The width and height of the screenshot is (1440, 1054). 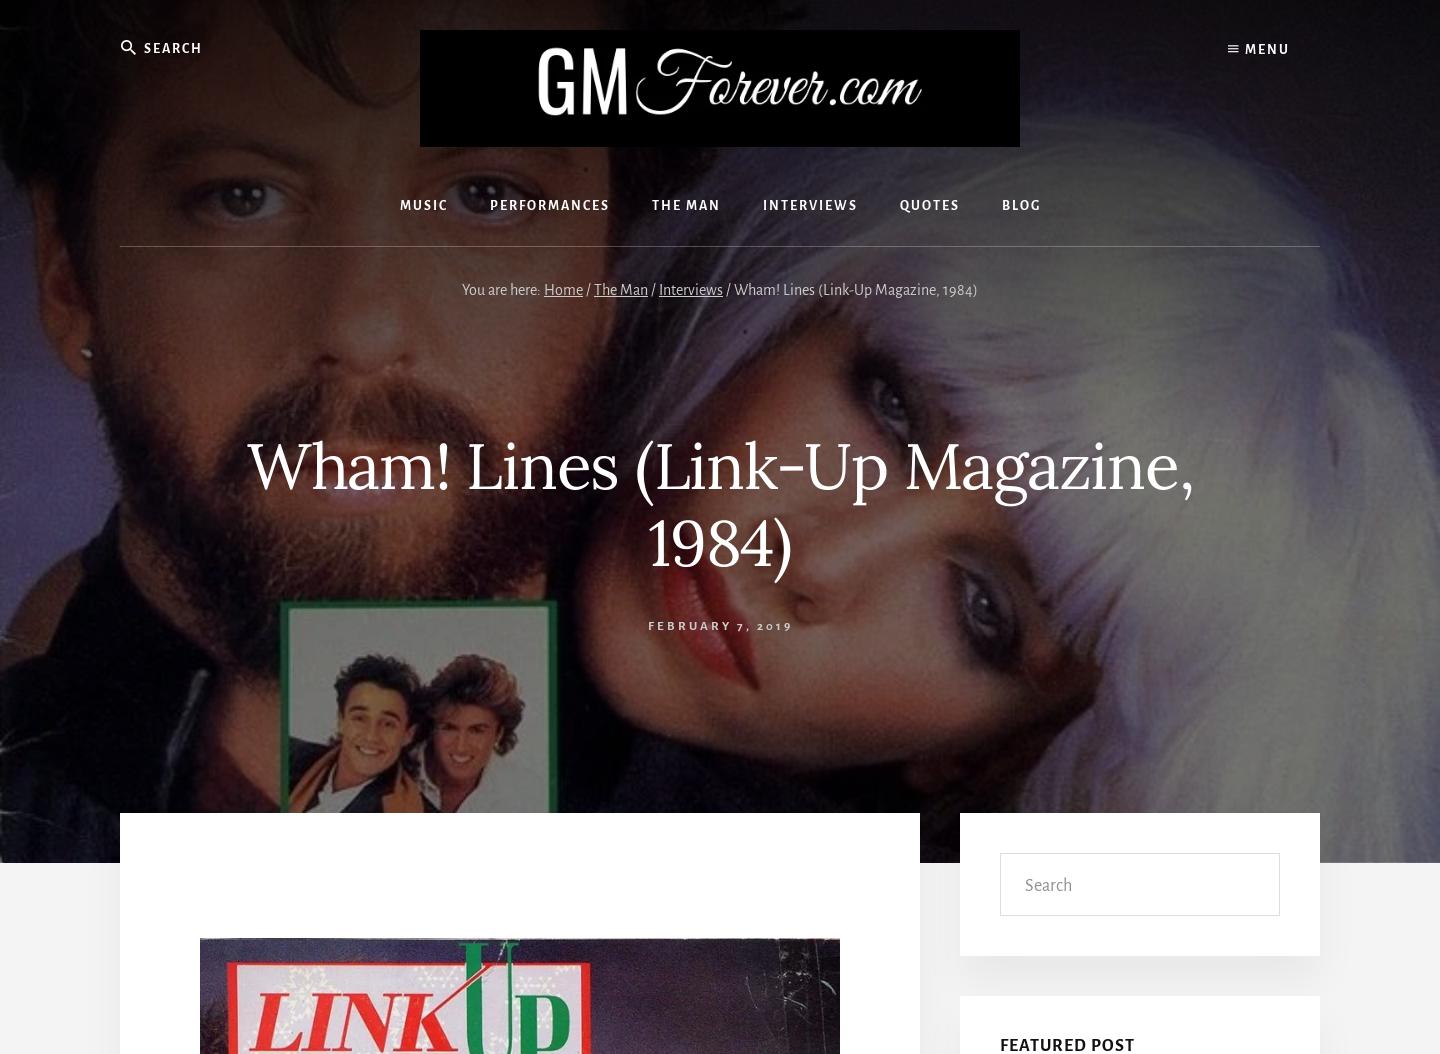 I want to click on 'You are here:', so click(x=501, y=288).